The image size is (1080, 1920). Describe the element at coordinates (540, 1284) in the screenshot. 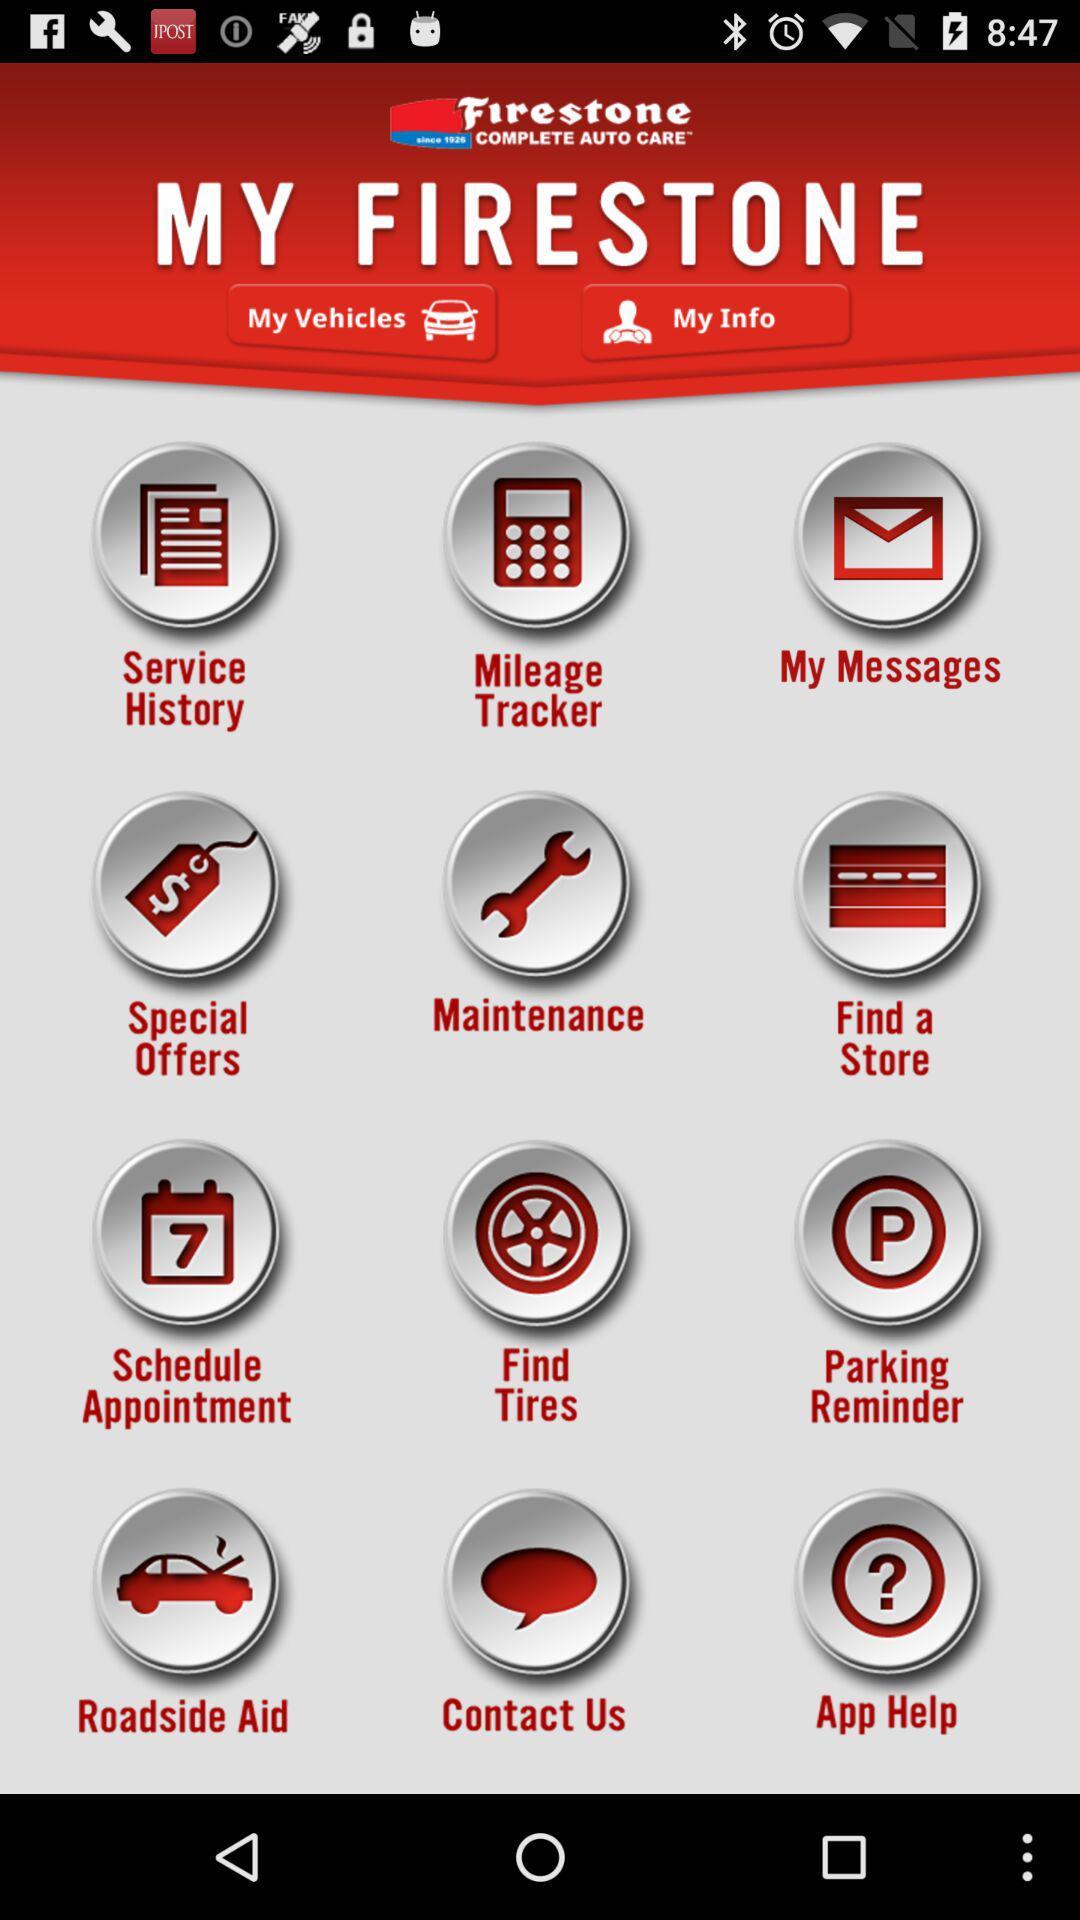

I see `find tires` at that location.